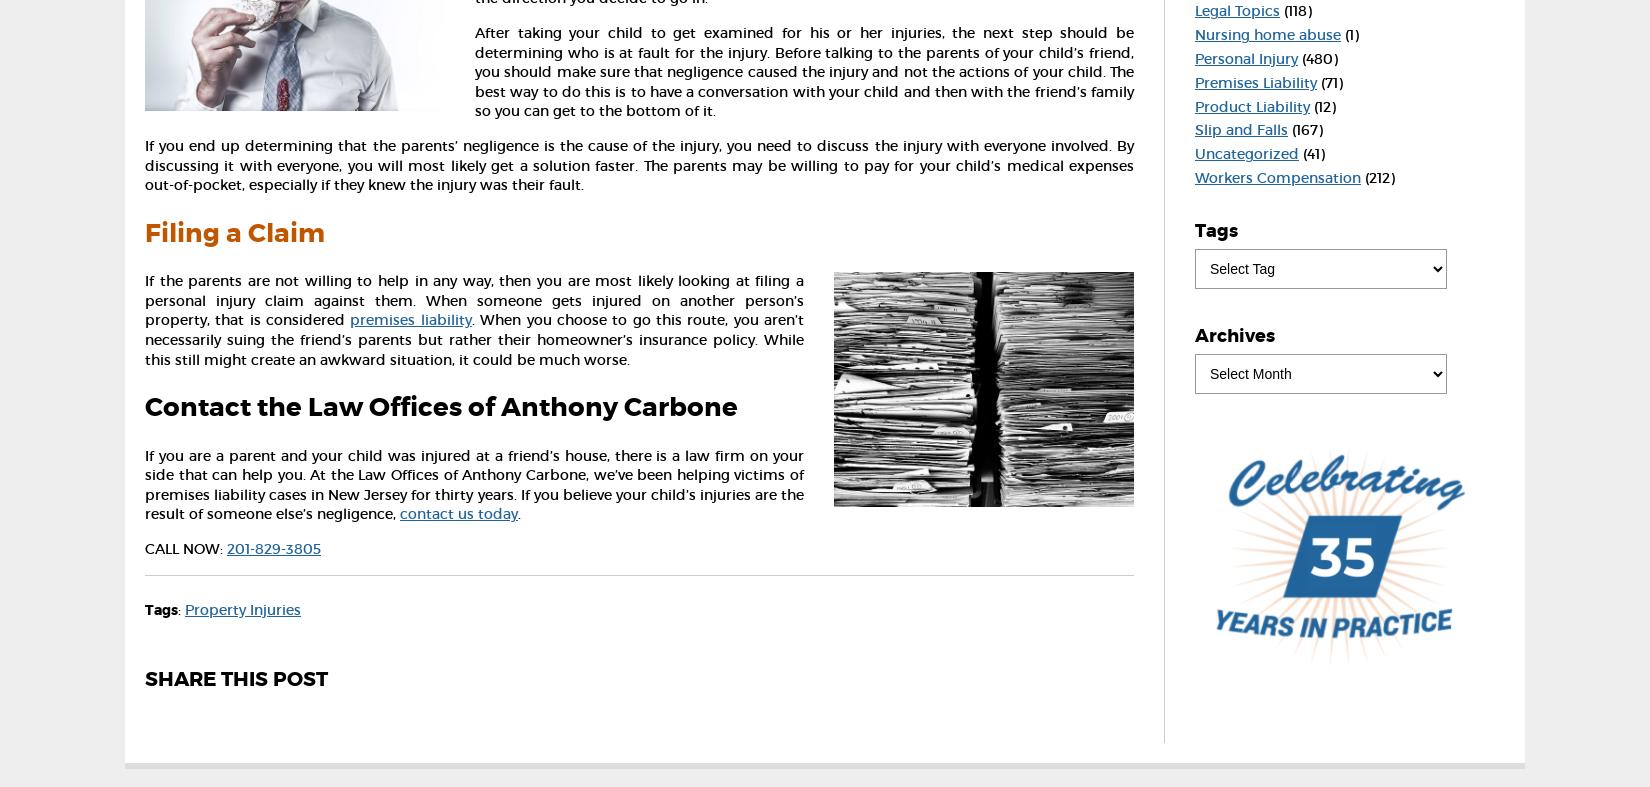 The width and height of the screenshot is (1650, 787). What do you see at coordinates (474, 71) in the screenshot?
I see `'After taking your child to get examined for his or her injuries, the next step should be determining who is at fault for the injury. Before talking to the parents of your child’s friend, you should make sure that negligence caused the injury and not the actions of your child. The best way to do this is to have a conversation with your child and then with the friend’s family so you can get to the bottom of it.'` at bounding box center [474, 71].